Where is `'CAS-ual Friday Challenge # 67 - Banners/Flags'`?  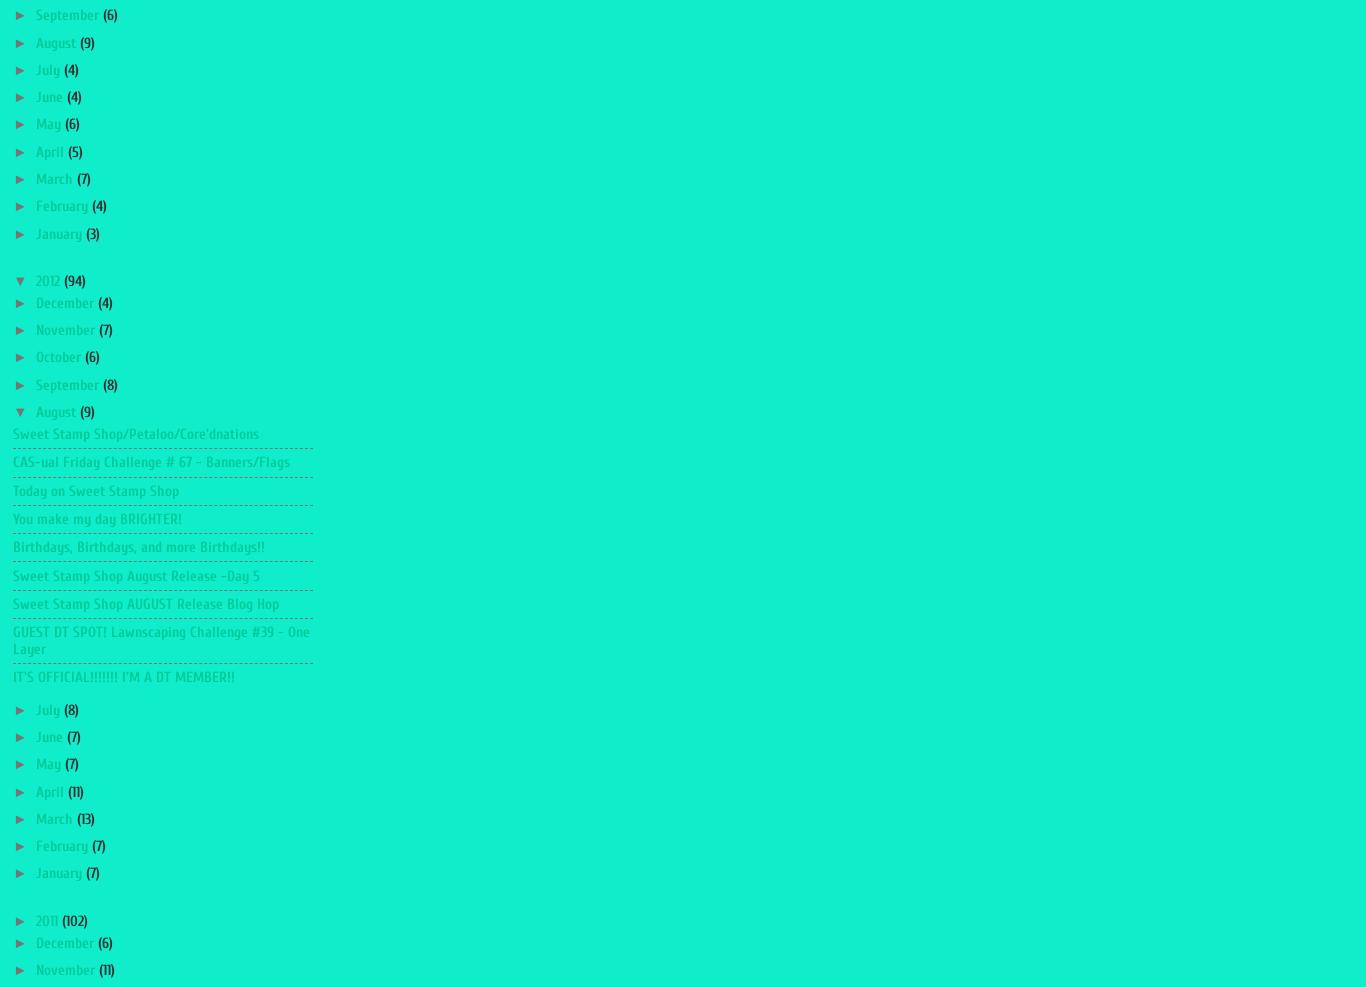
'CAS-ual Friday Challenge # 67 - Banners/Flags' is located at coordinates (150, 461).